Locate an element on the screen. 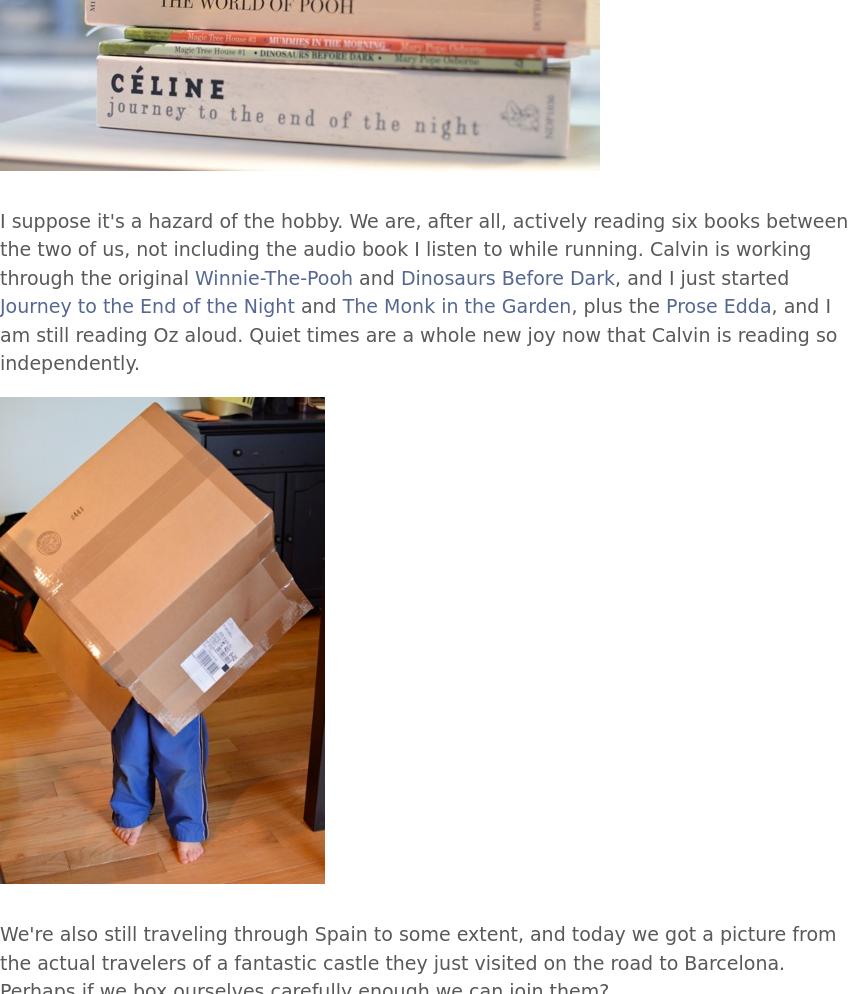 This screenshot has width=854, height=994. ', and I just started' is located at coordinates (700, 276).